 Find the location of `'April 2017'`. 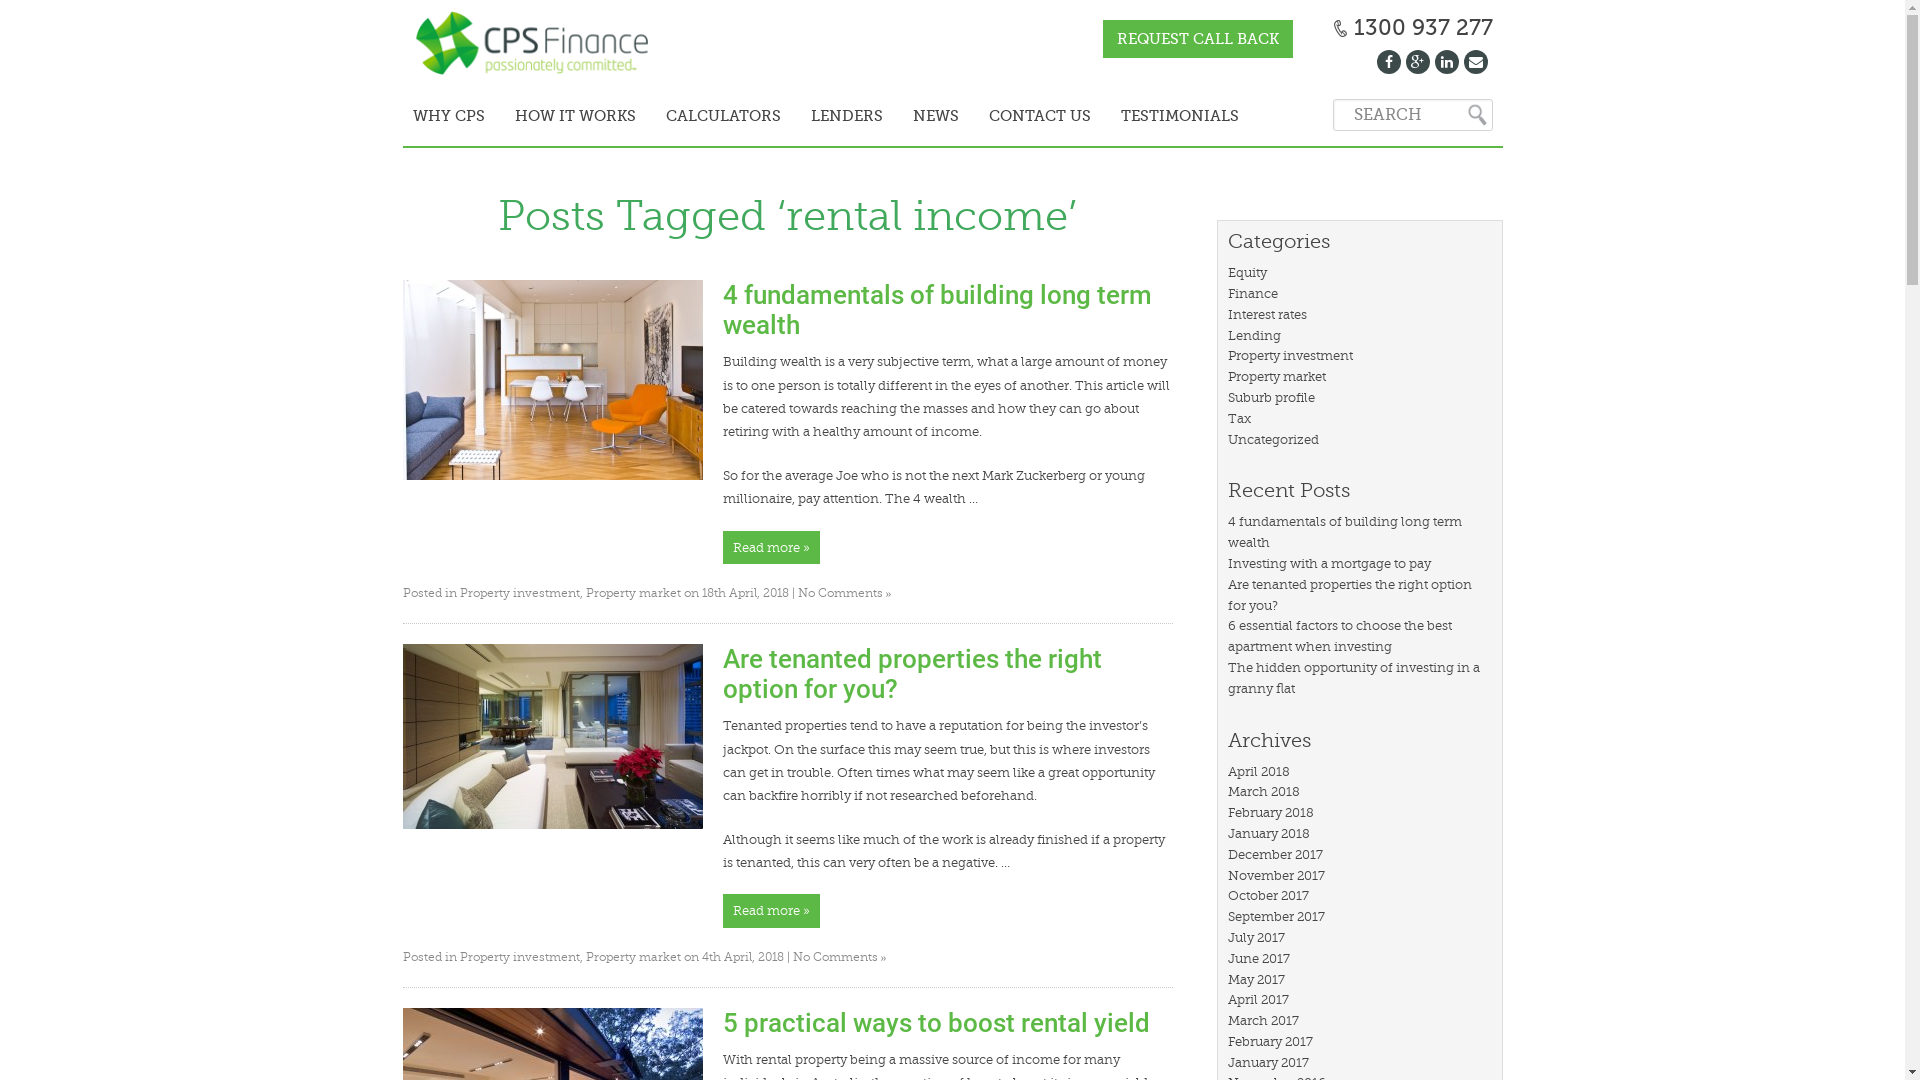

'April 2017' is located at coordinates (1257, 999).